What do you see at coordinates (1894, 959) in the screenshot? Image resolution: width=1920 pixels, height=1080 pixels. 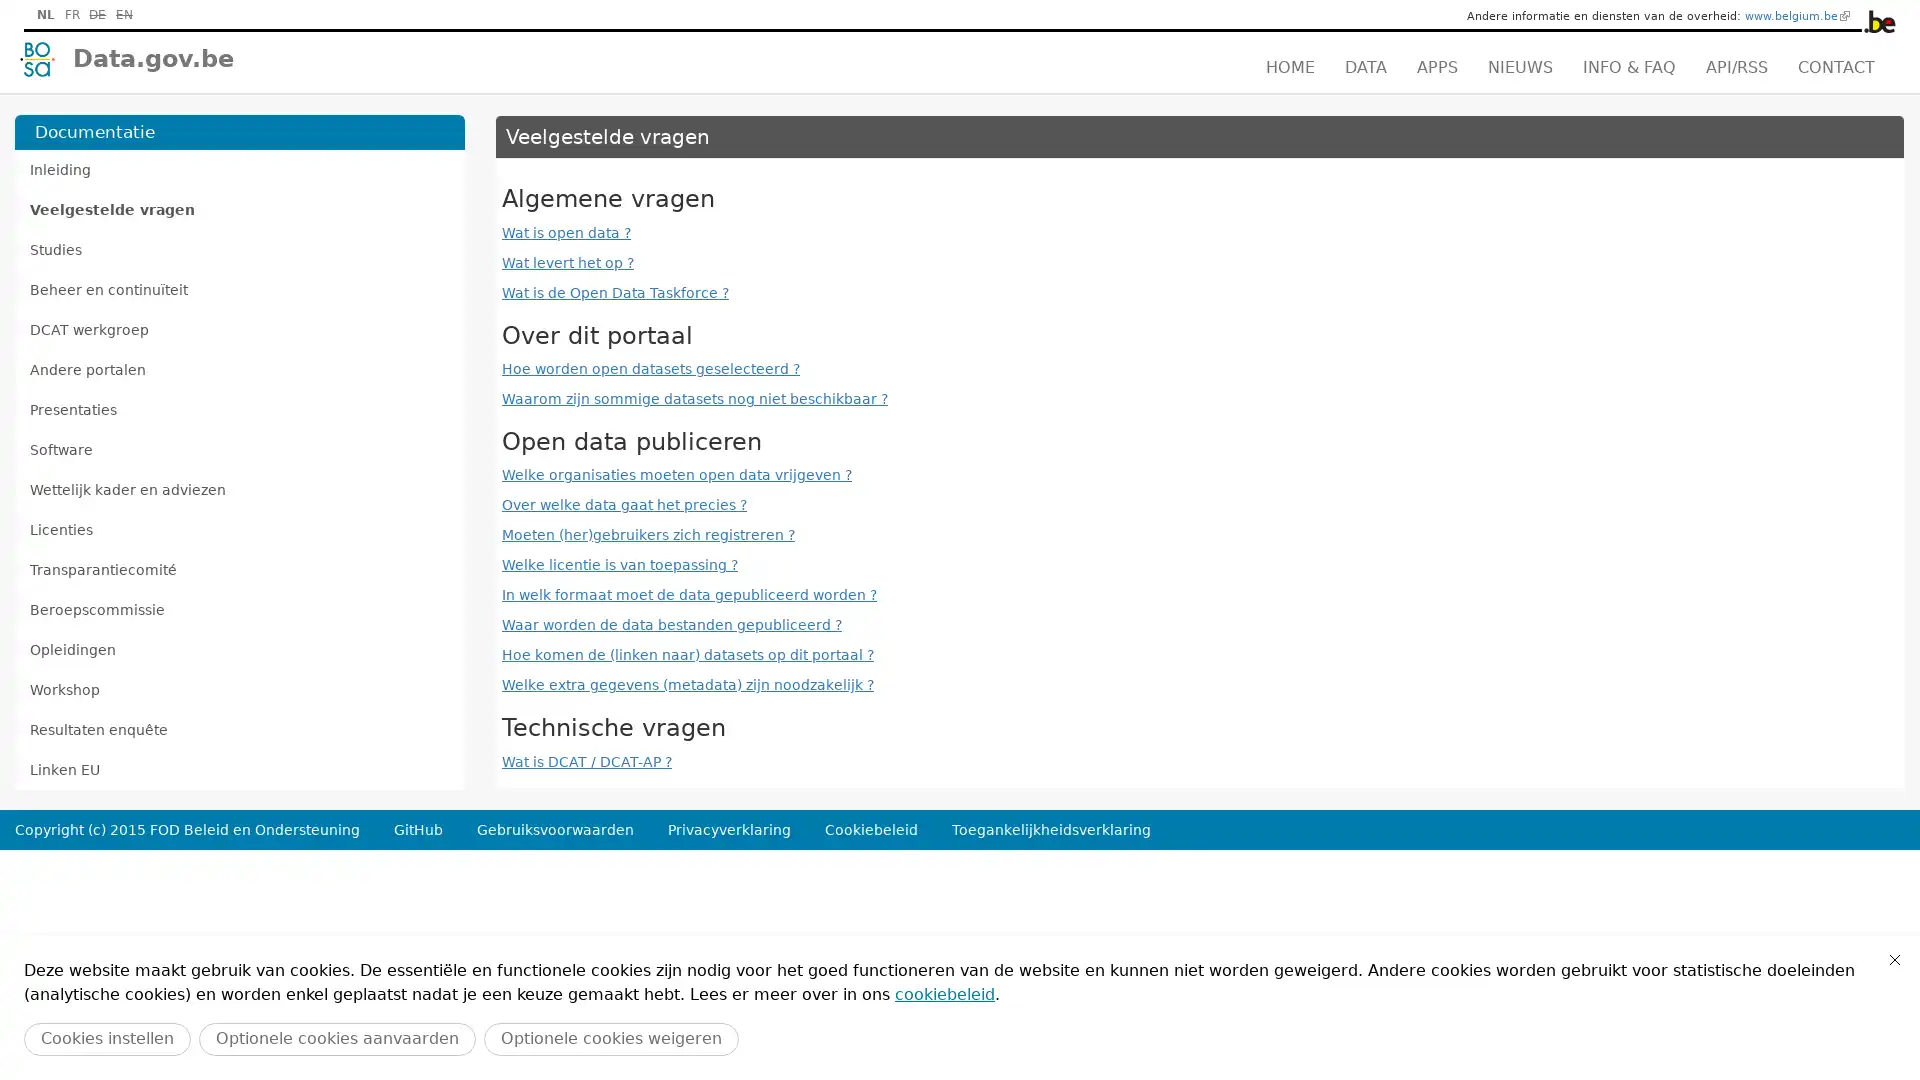 I see `Sluiten` at bounding box center [1894, 959].